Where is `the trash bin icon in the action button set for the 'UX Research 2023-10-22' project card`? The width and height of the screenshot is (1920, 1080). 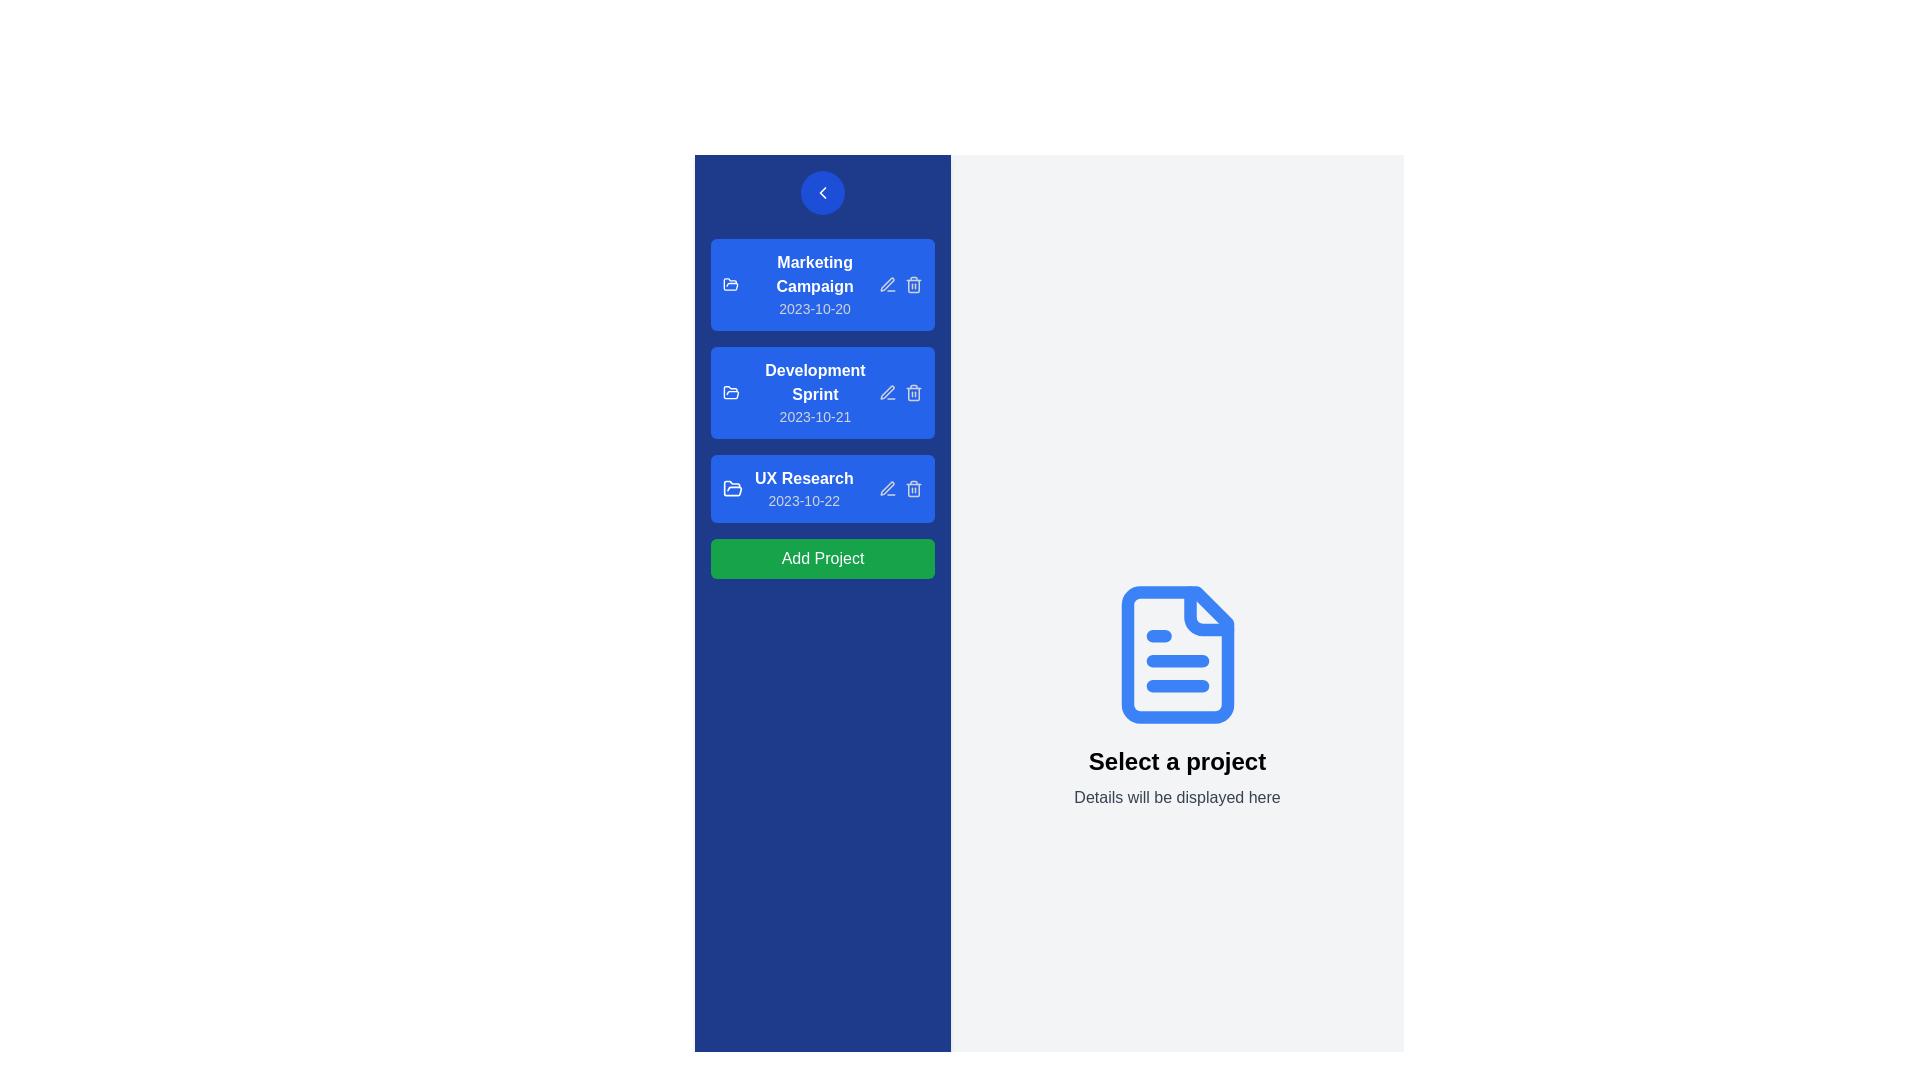
the trash bin icon in the action button set for the 'UX Research 2023-10-22' project card is located at coordinates (900, 489).